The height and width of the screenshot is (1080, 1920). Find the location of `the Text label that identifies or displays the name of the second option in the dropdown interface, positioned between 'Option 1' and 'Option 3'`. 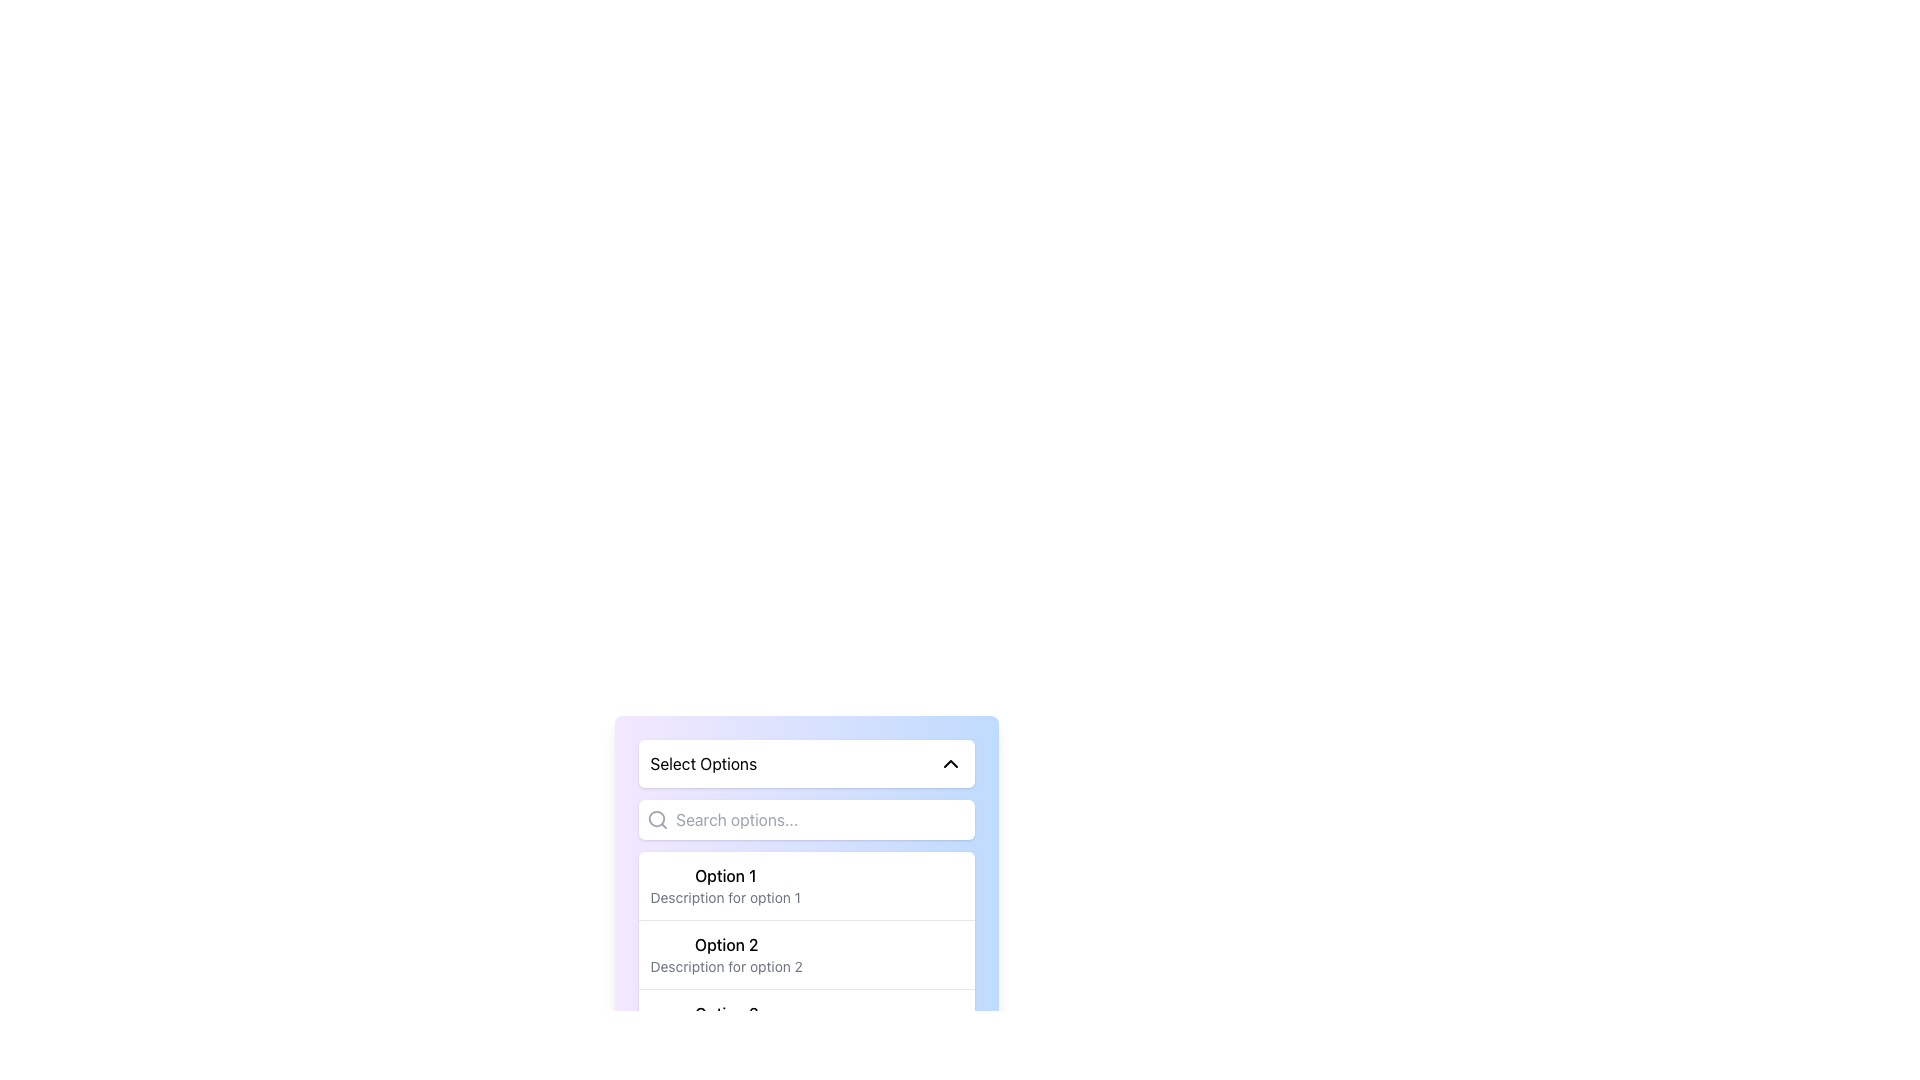

the Text label that identifies or displays the name of the second option in the dropdown interface, positioned between 'Option 1' and 'Option 3' is located at coordinates (725, 945).